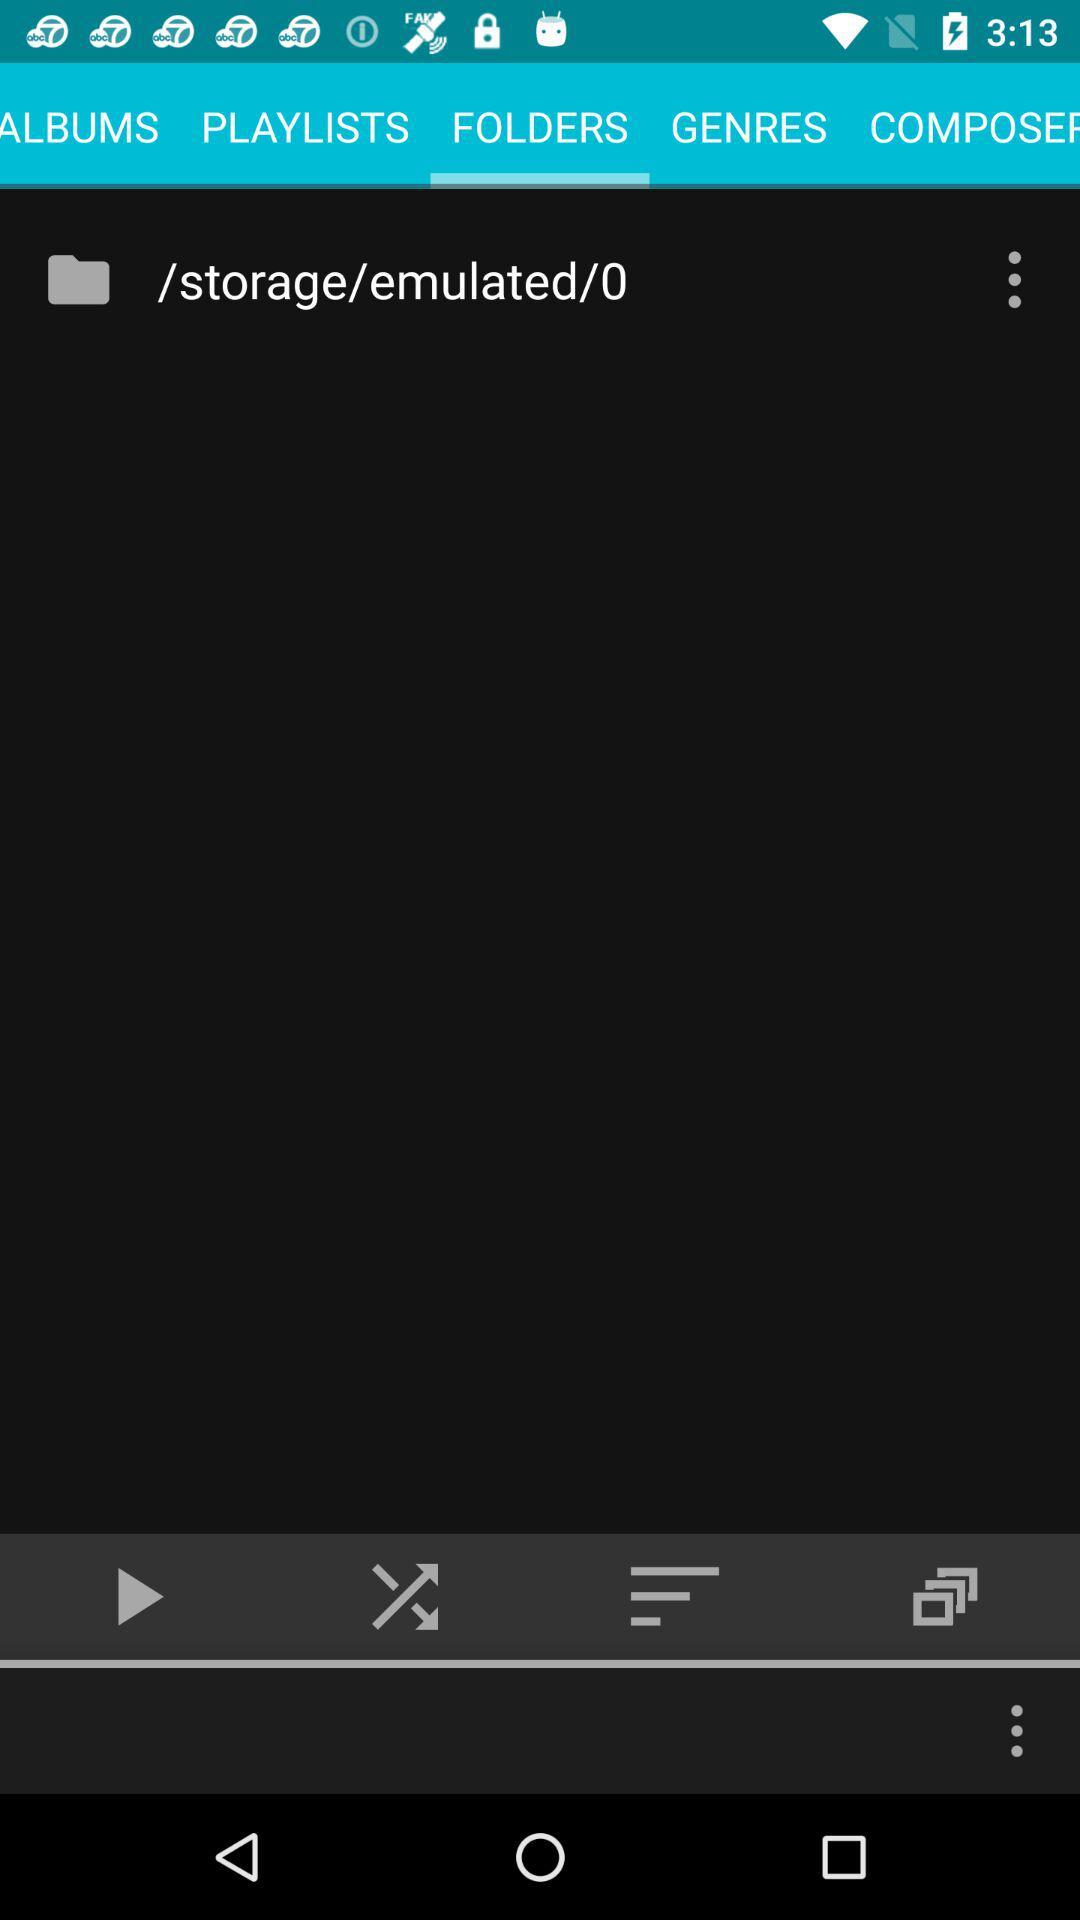  Describe the element at coordinates (405, 1595) in the screenshot. I see `the skip_next icon` at that location.